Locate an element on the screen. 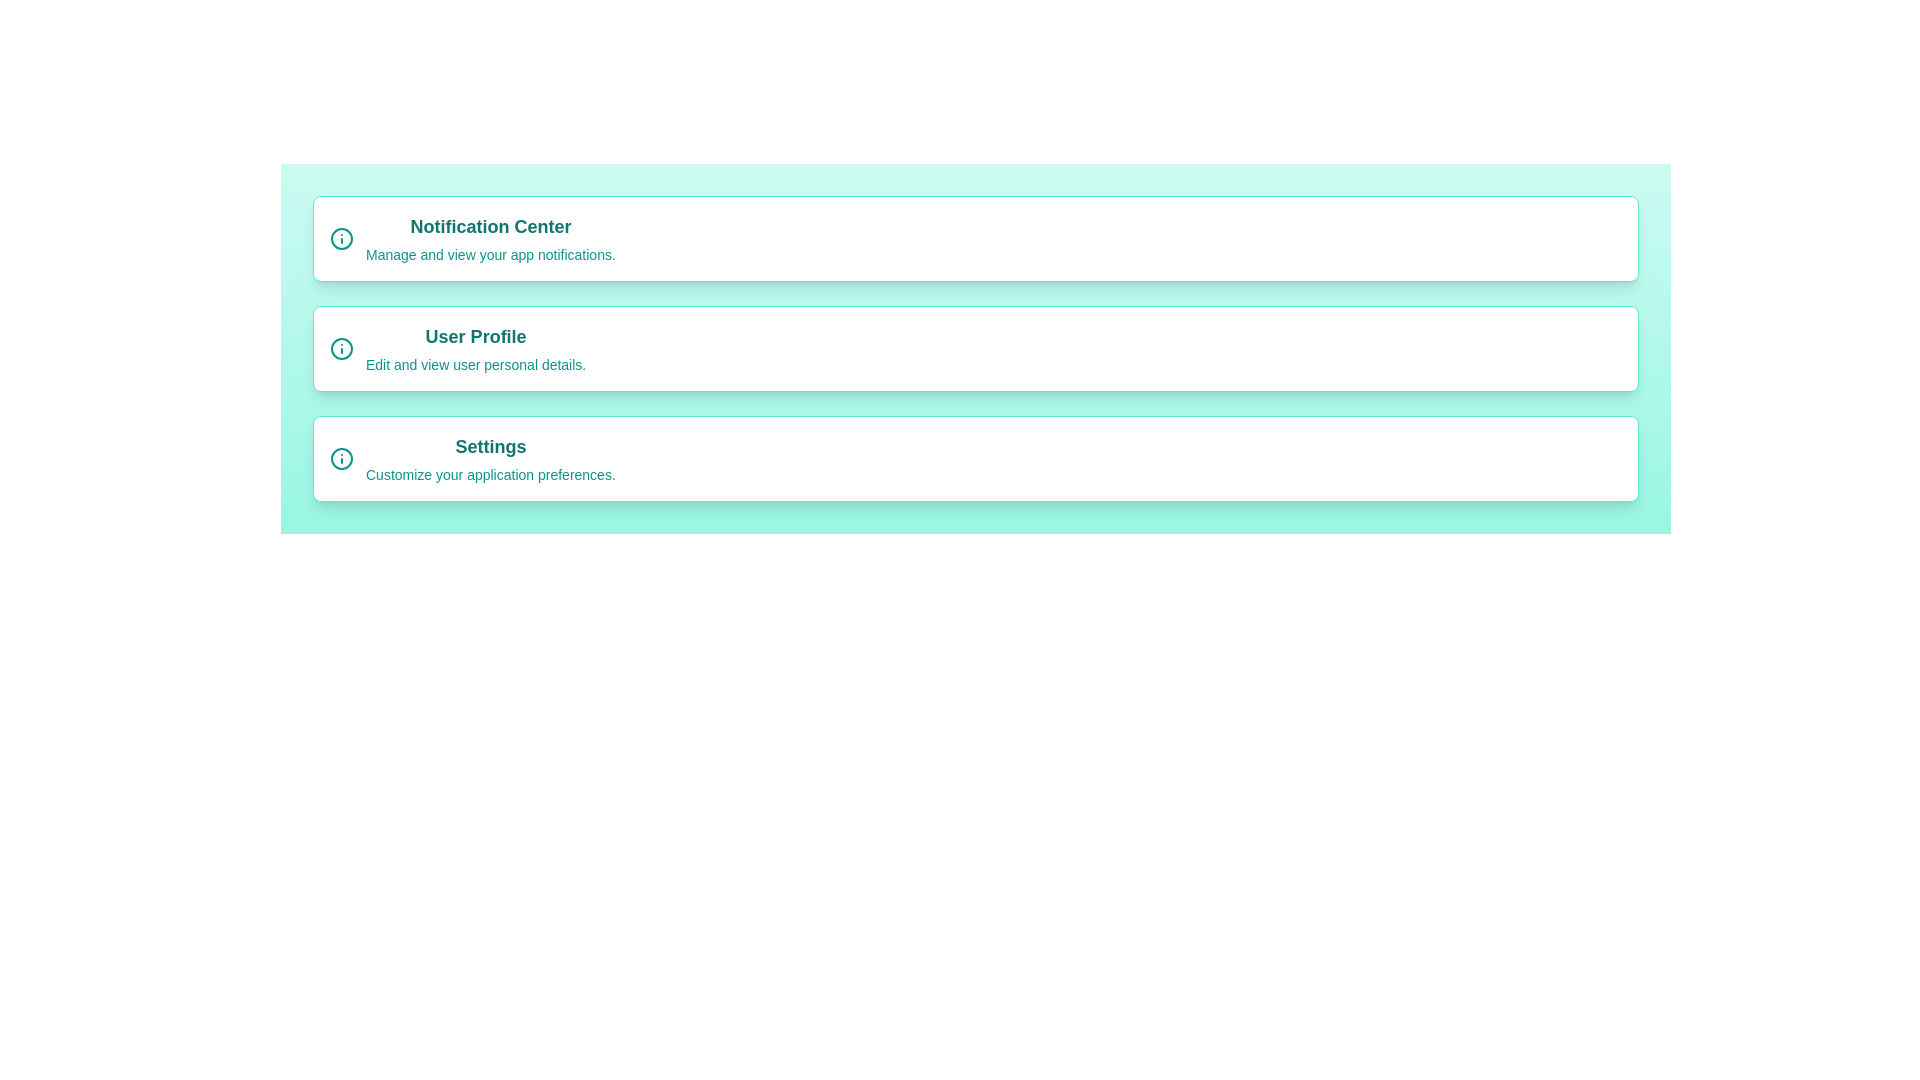 The image size is (1920, 1080). the Text block that presents information about the user's profile options, located to the right of the teal informational icon in the second card of a three-card stack is located at coordinates (475, 347).